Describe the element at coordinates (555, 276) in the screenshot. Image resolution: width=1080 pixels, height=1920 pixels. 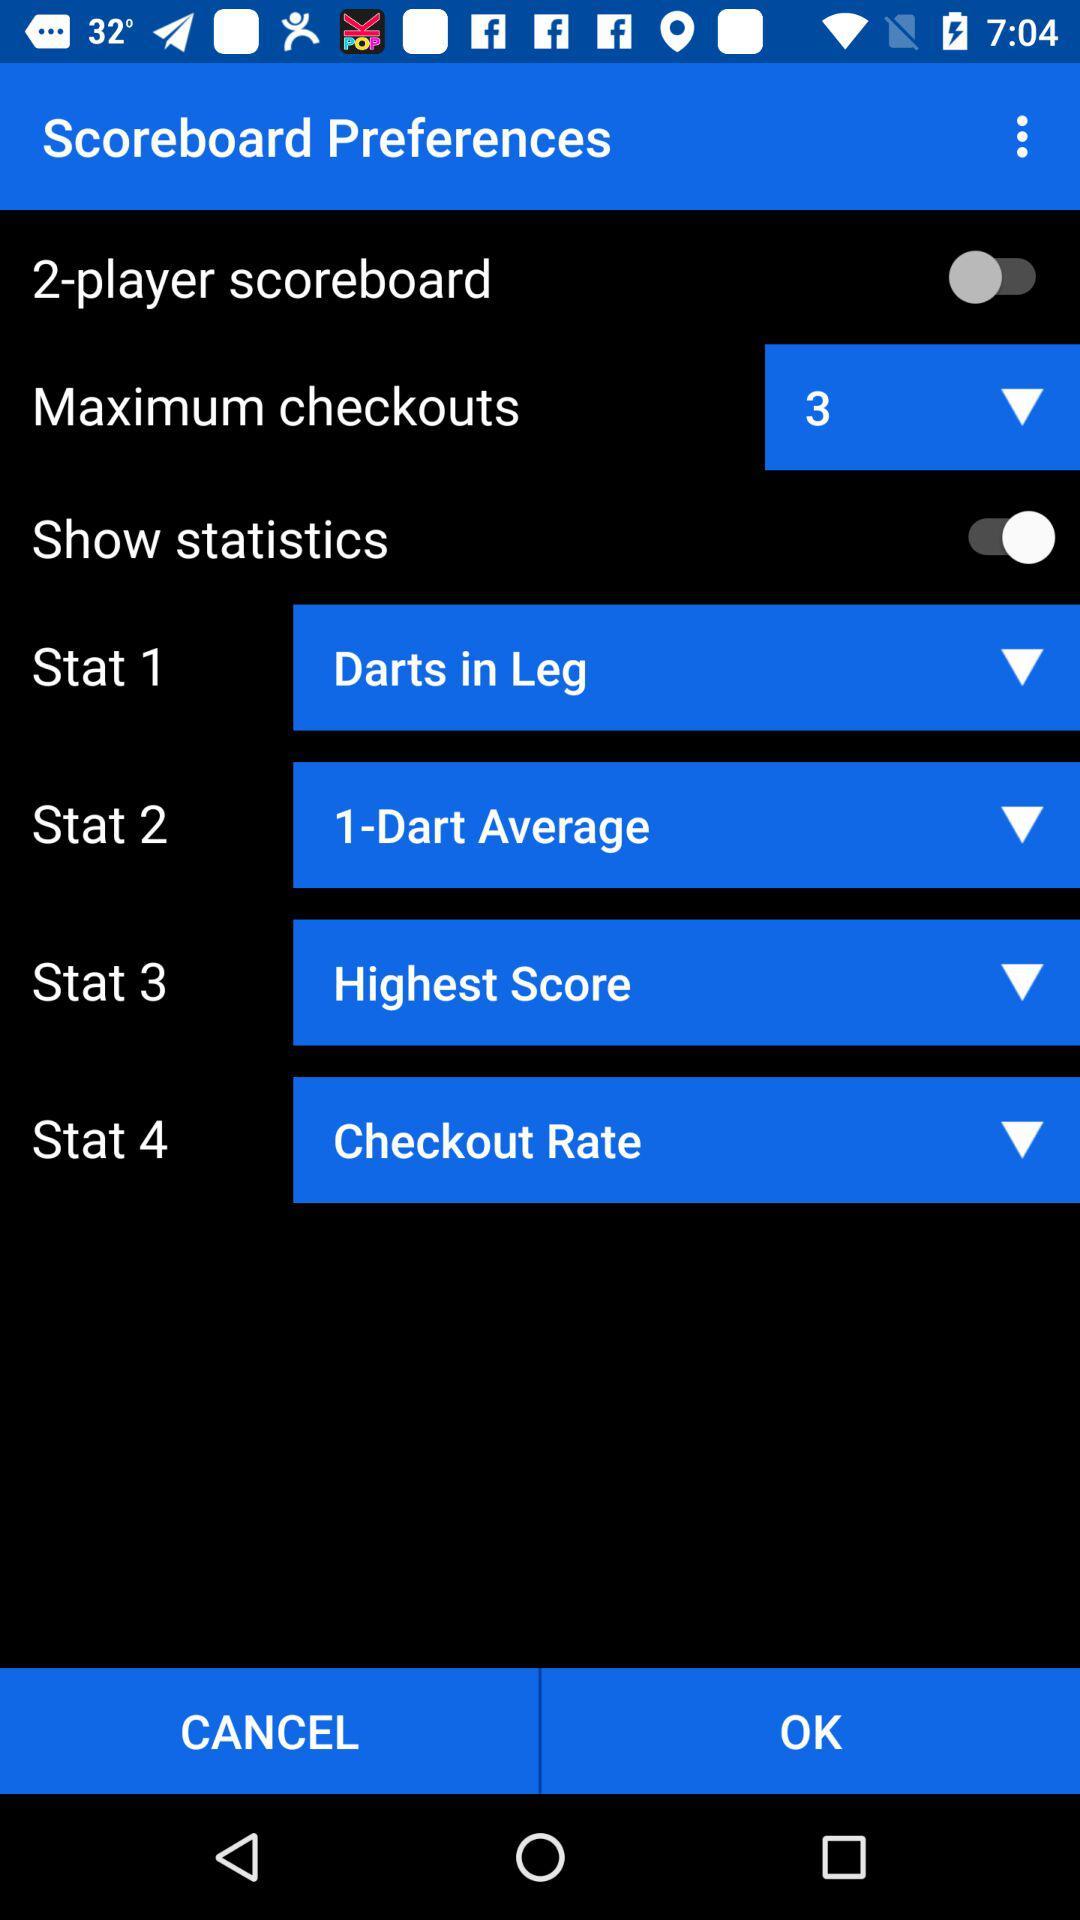
I see `the 2-player scoreboard item` at that location.